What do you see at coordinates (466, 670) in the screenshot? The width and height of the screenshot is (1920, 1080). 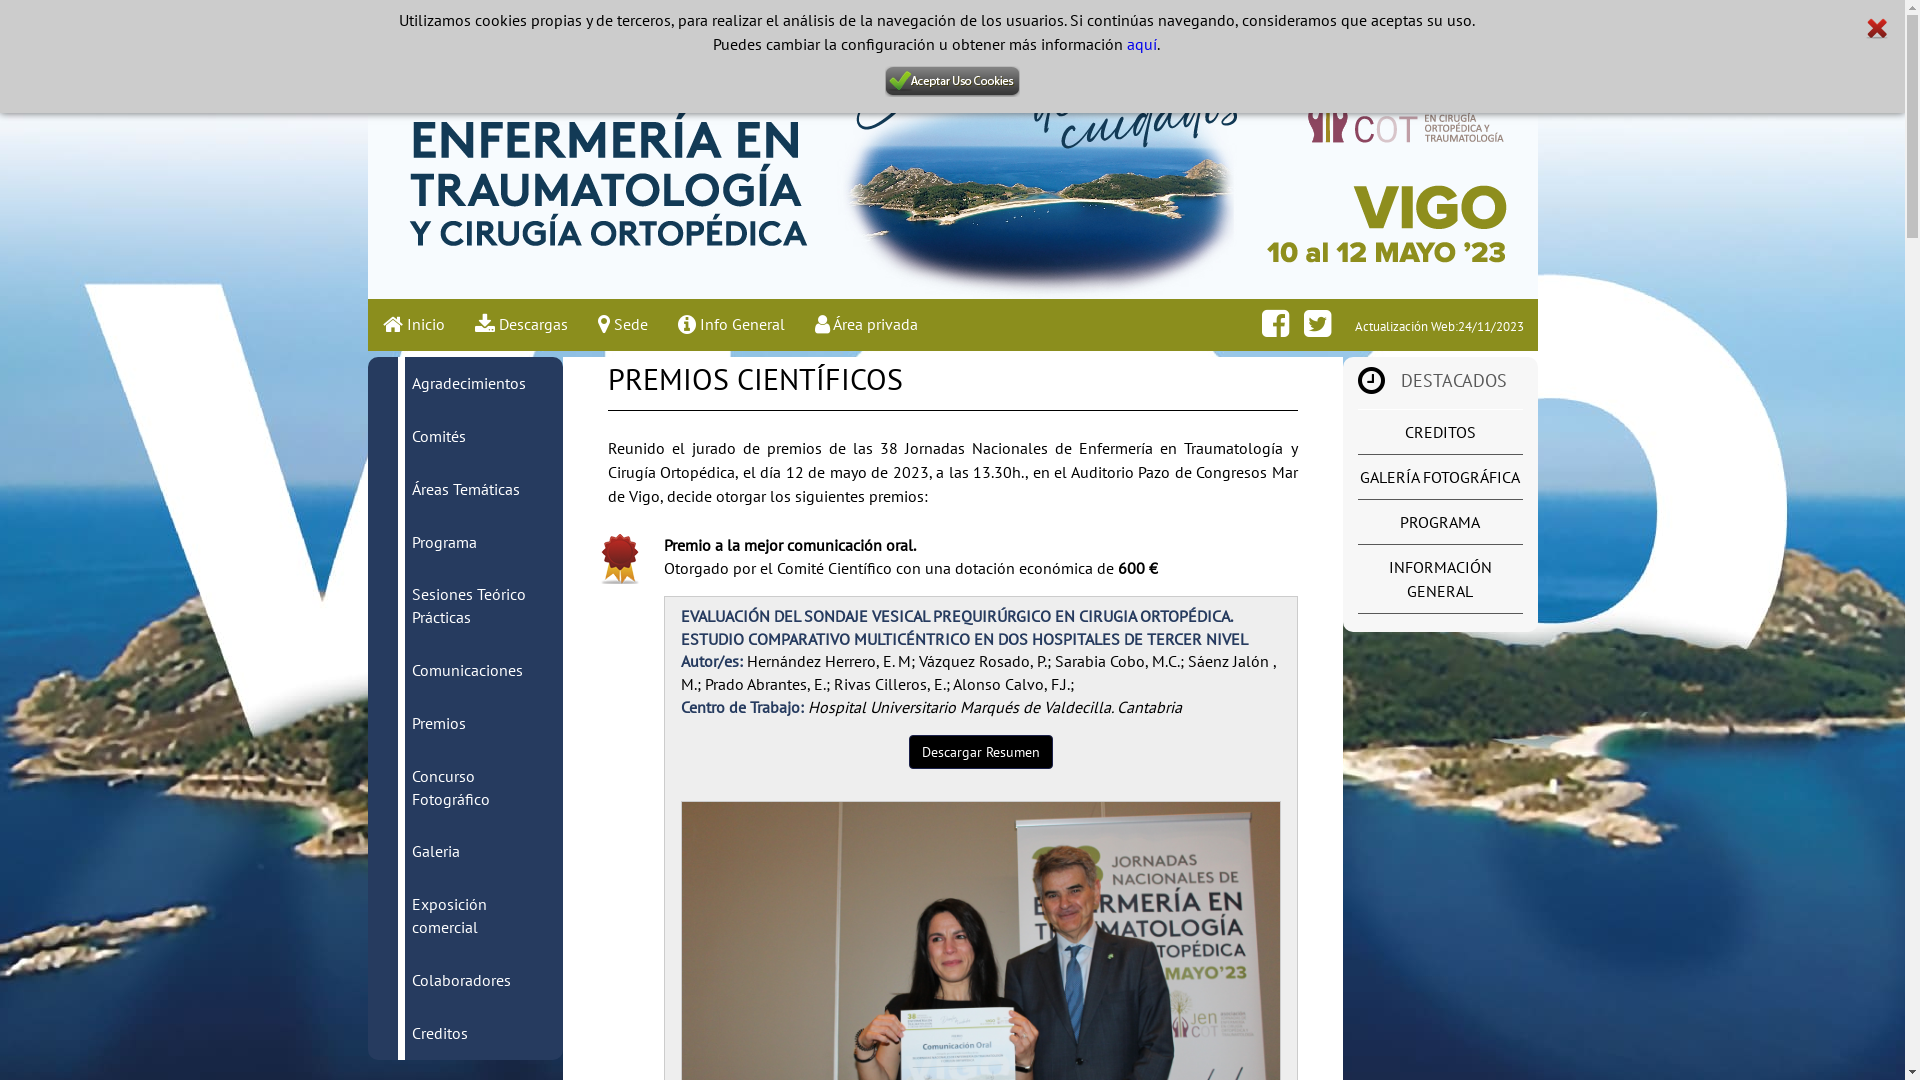 I see `'Comunicaciones'` at bounding box center [466, 670].